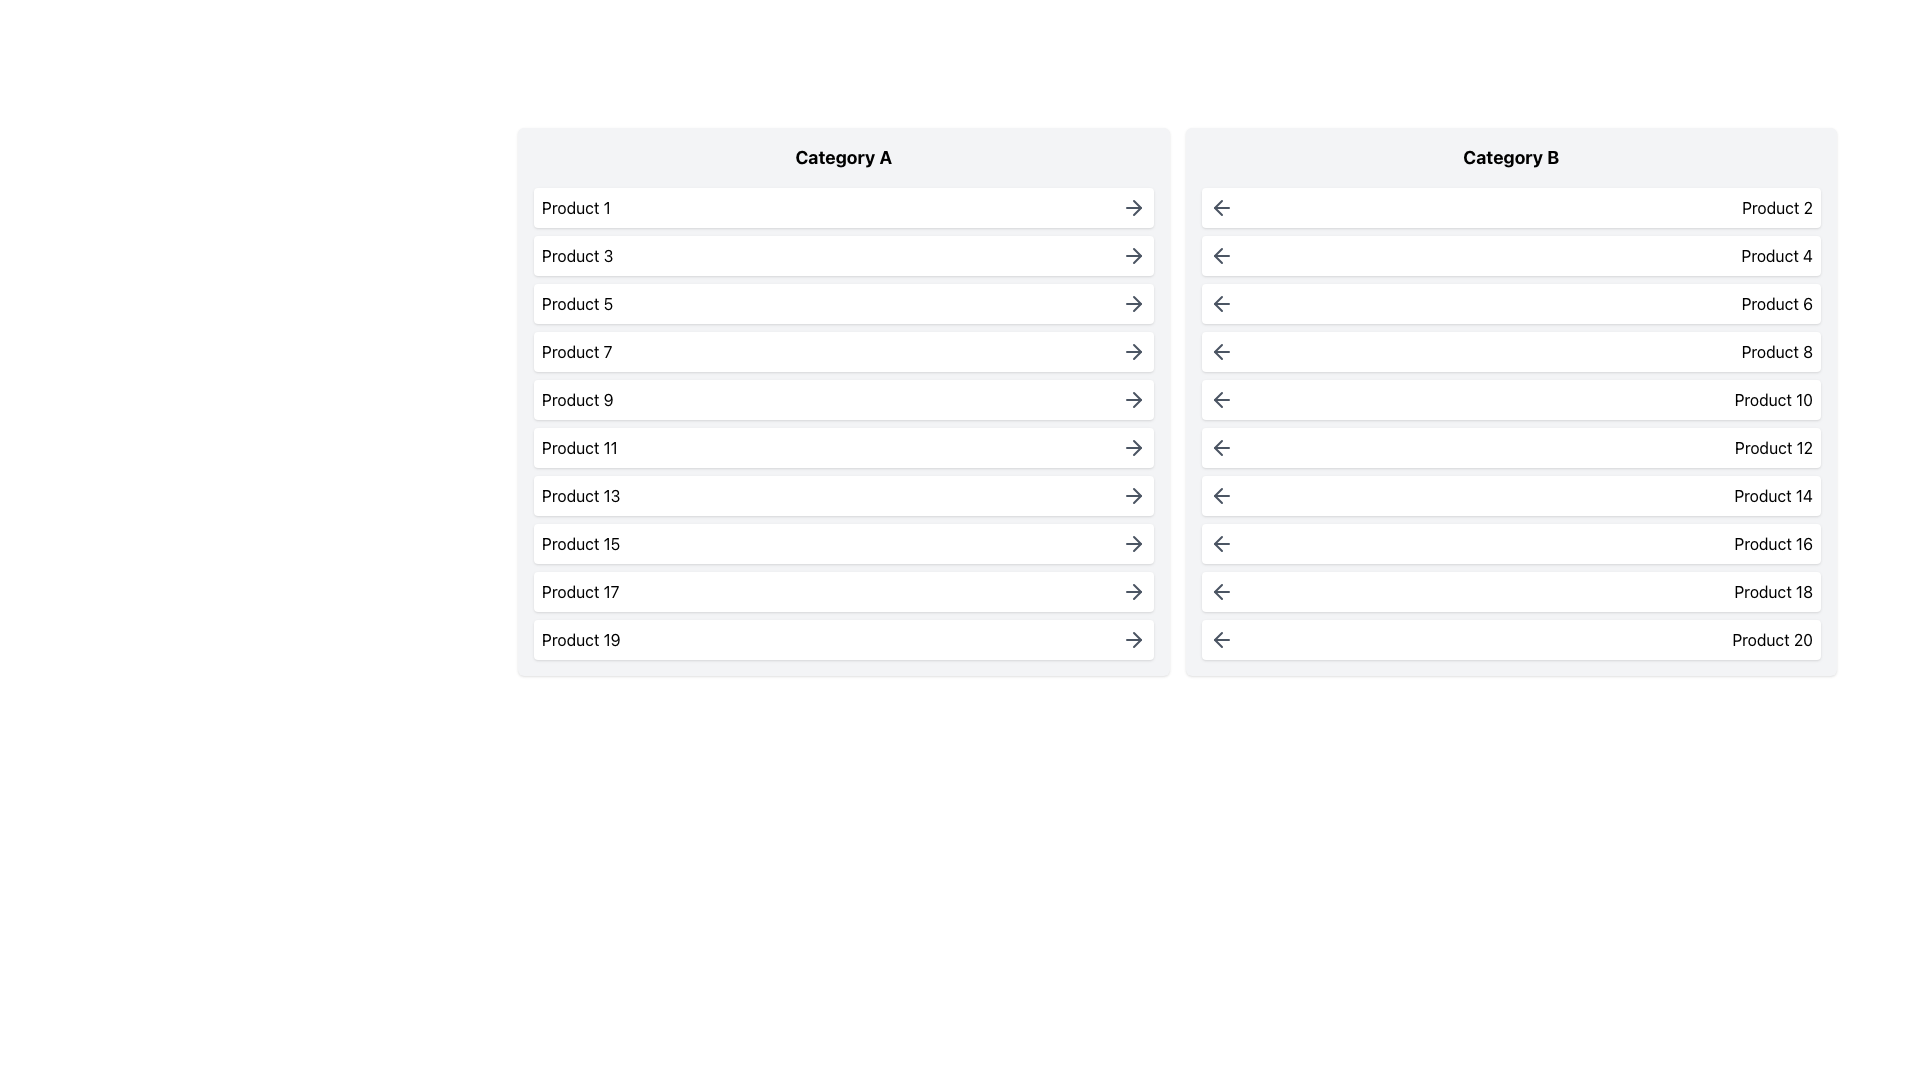  What do you see at coordinates (579, 590) in the screenshot?
I see `the label reading 'Product 17' located in 'Category A' on the left column` at bounding box center [579, 590].